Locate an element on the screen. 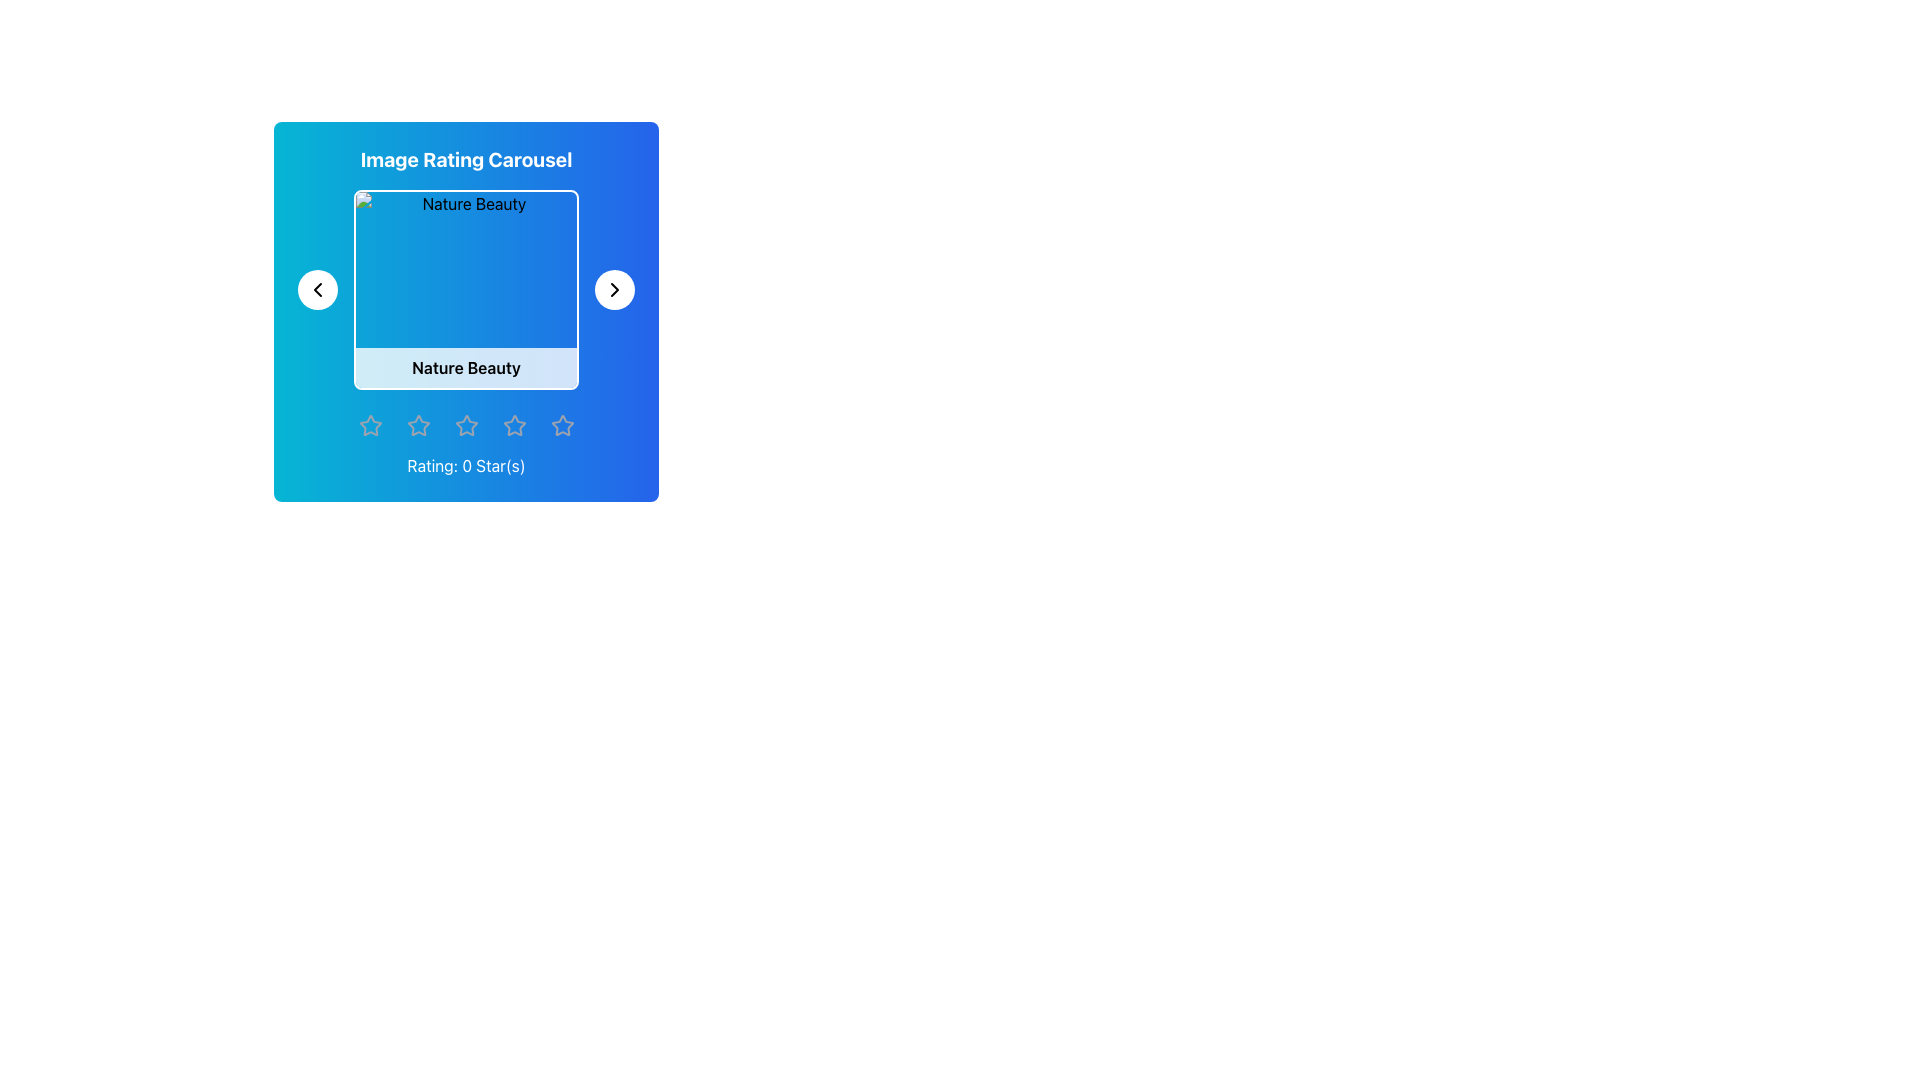 The height and width of the screenshot is (1080, 1920). the last star in the horizontal row of five stars is located at coordinates (561, 424).